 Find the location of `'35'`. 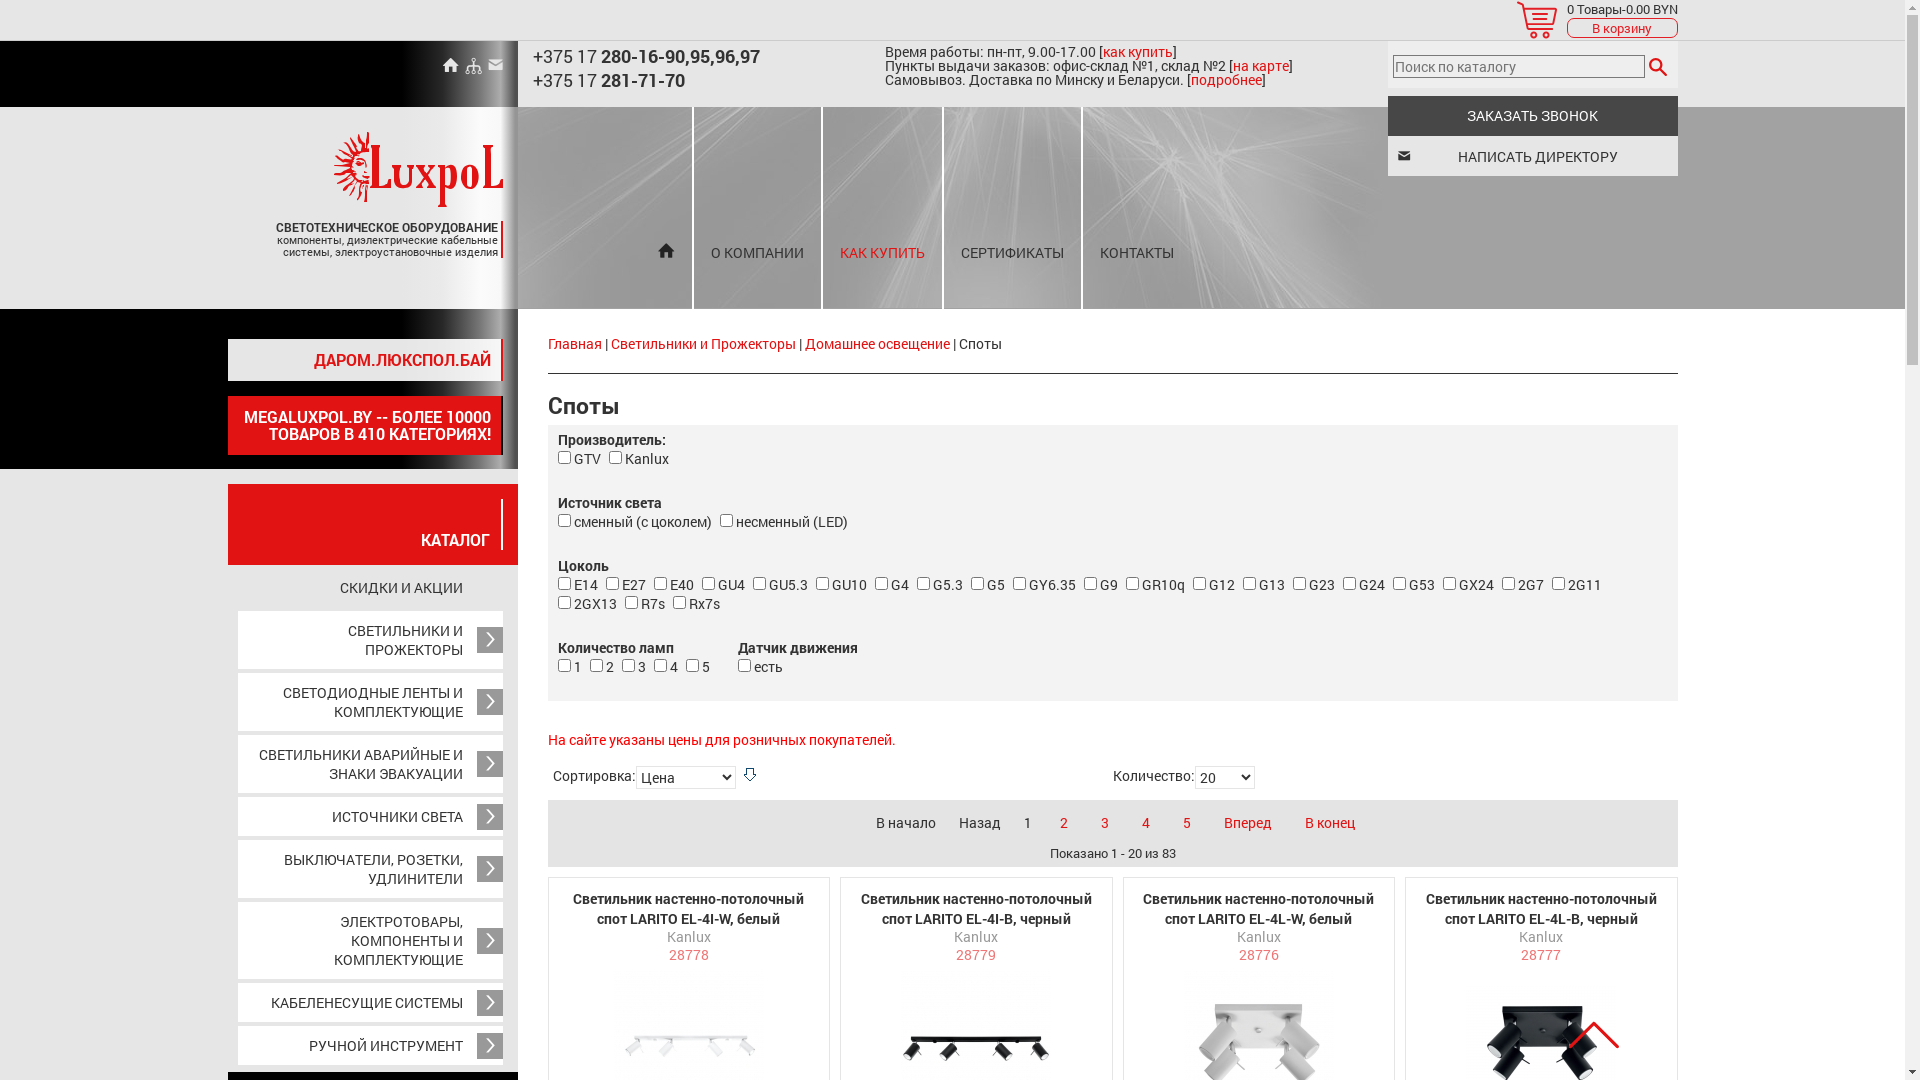

'35' is located at coordinates (629, 601).